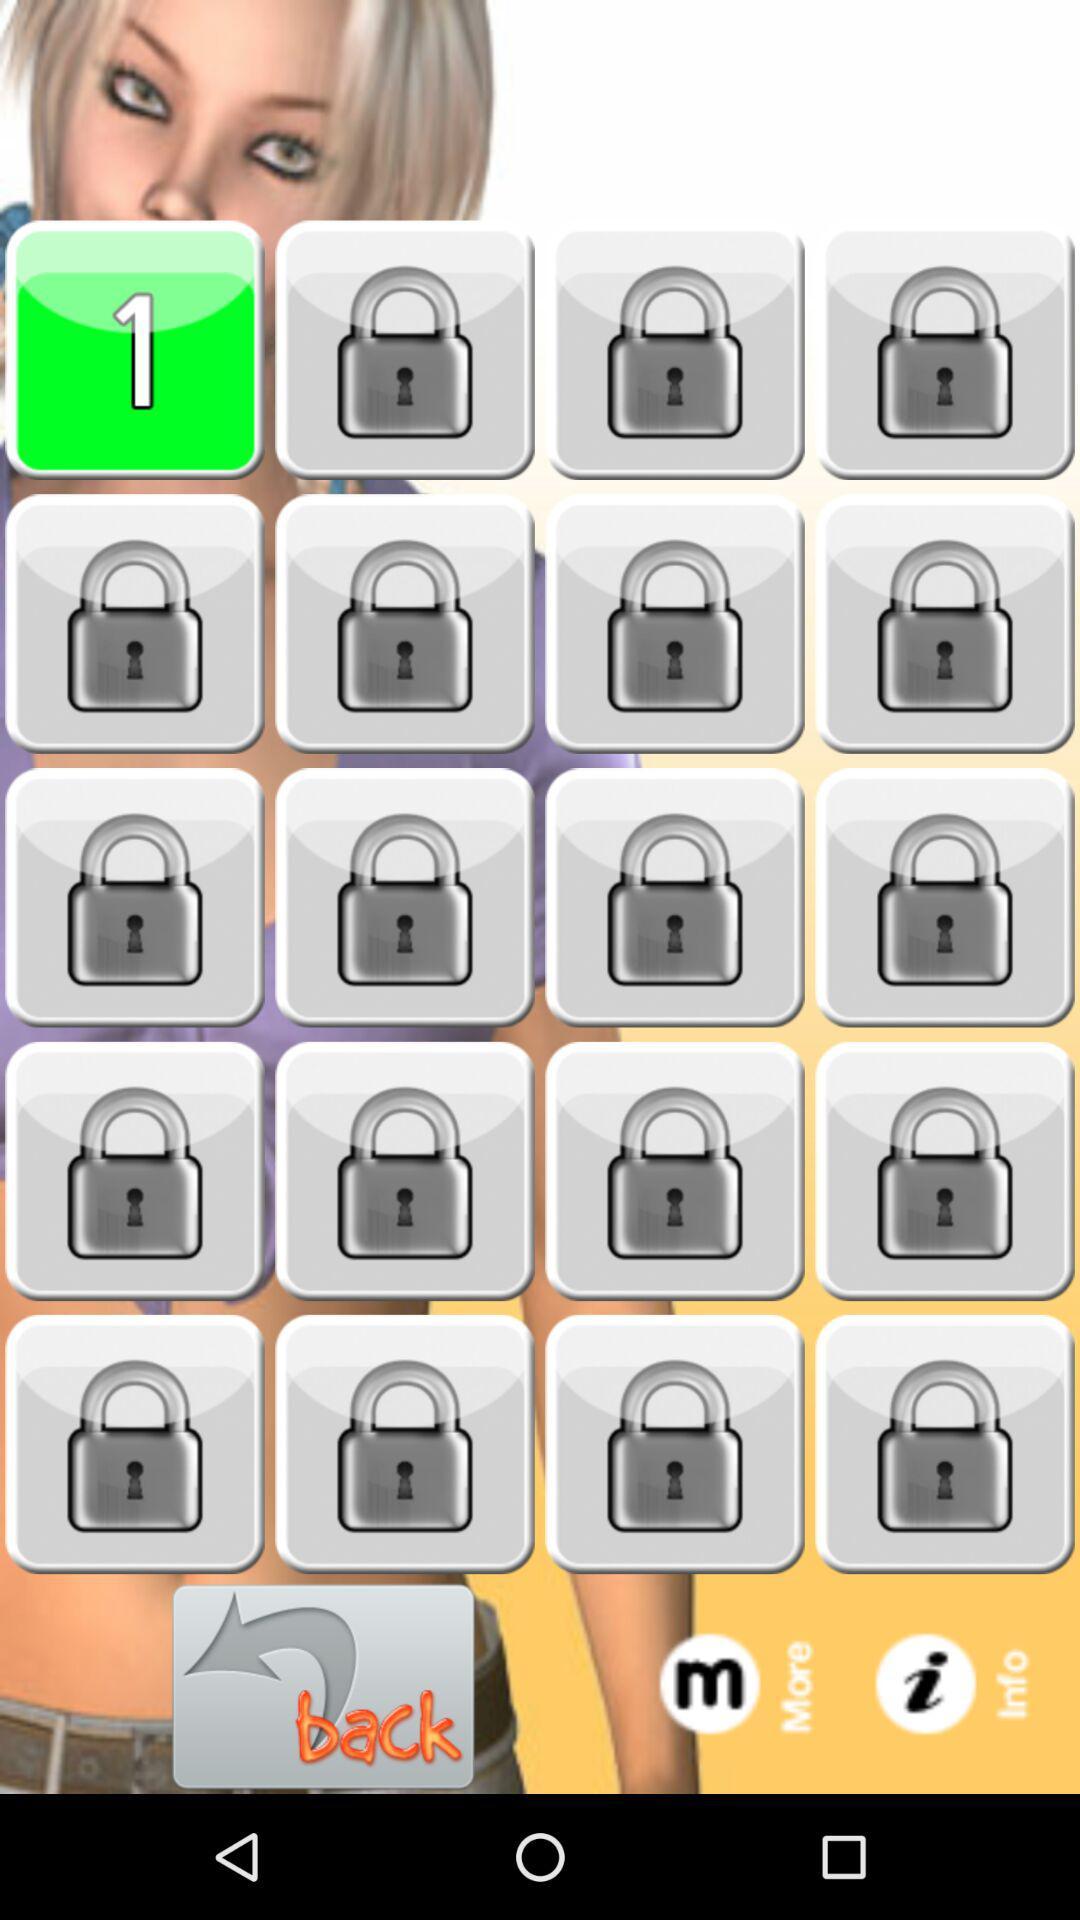 This screenshot has width=1080, height=1920. What do you see at coordinates (135, 350) in the screenshot?
I see `option` at bounding box center [135, 350].